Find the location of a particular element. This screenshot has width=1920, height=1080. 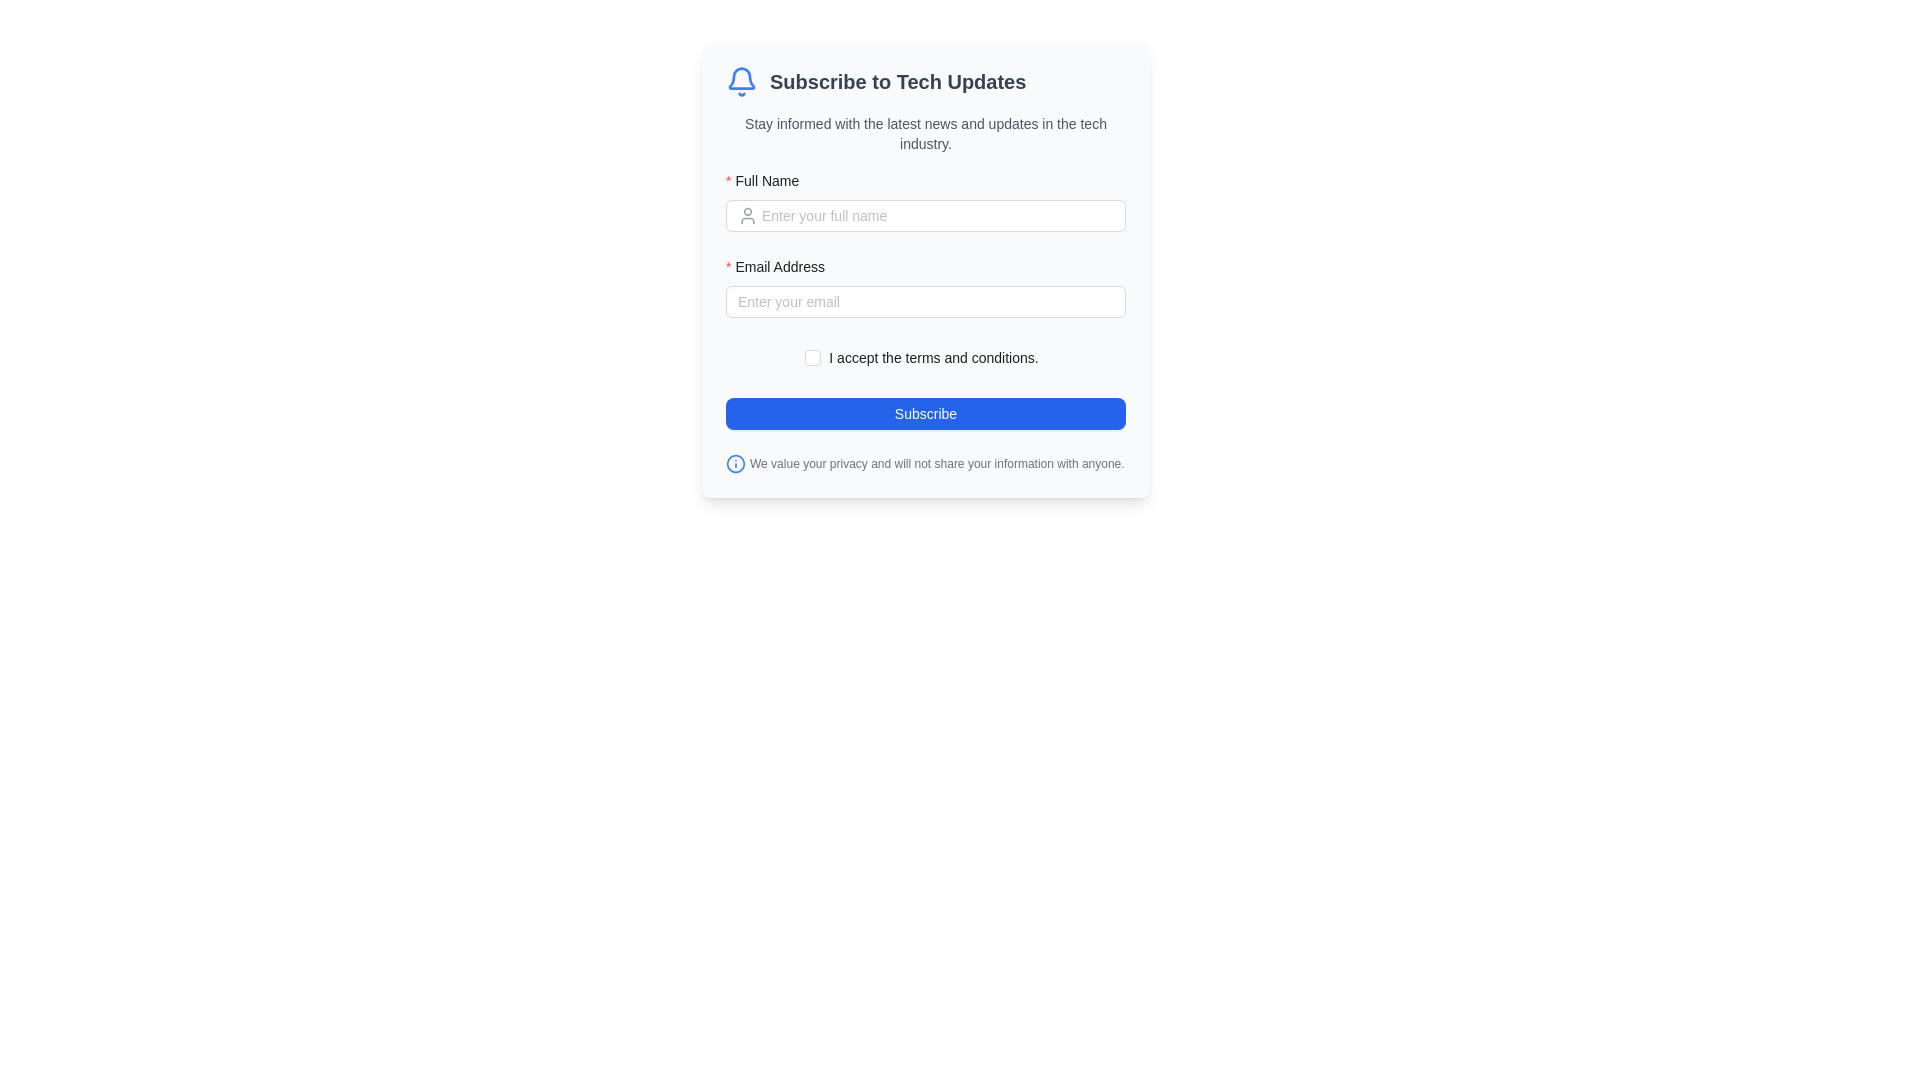

the hyperlink in the label of the checkbox for agreeing to terms and conditions, which is the third input control in the vertical form layout, located above the 'Subscribe' button is located at coordinates (925, 357).